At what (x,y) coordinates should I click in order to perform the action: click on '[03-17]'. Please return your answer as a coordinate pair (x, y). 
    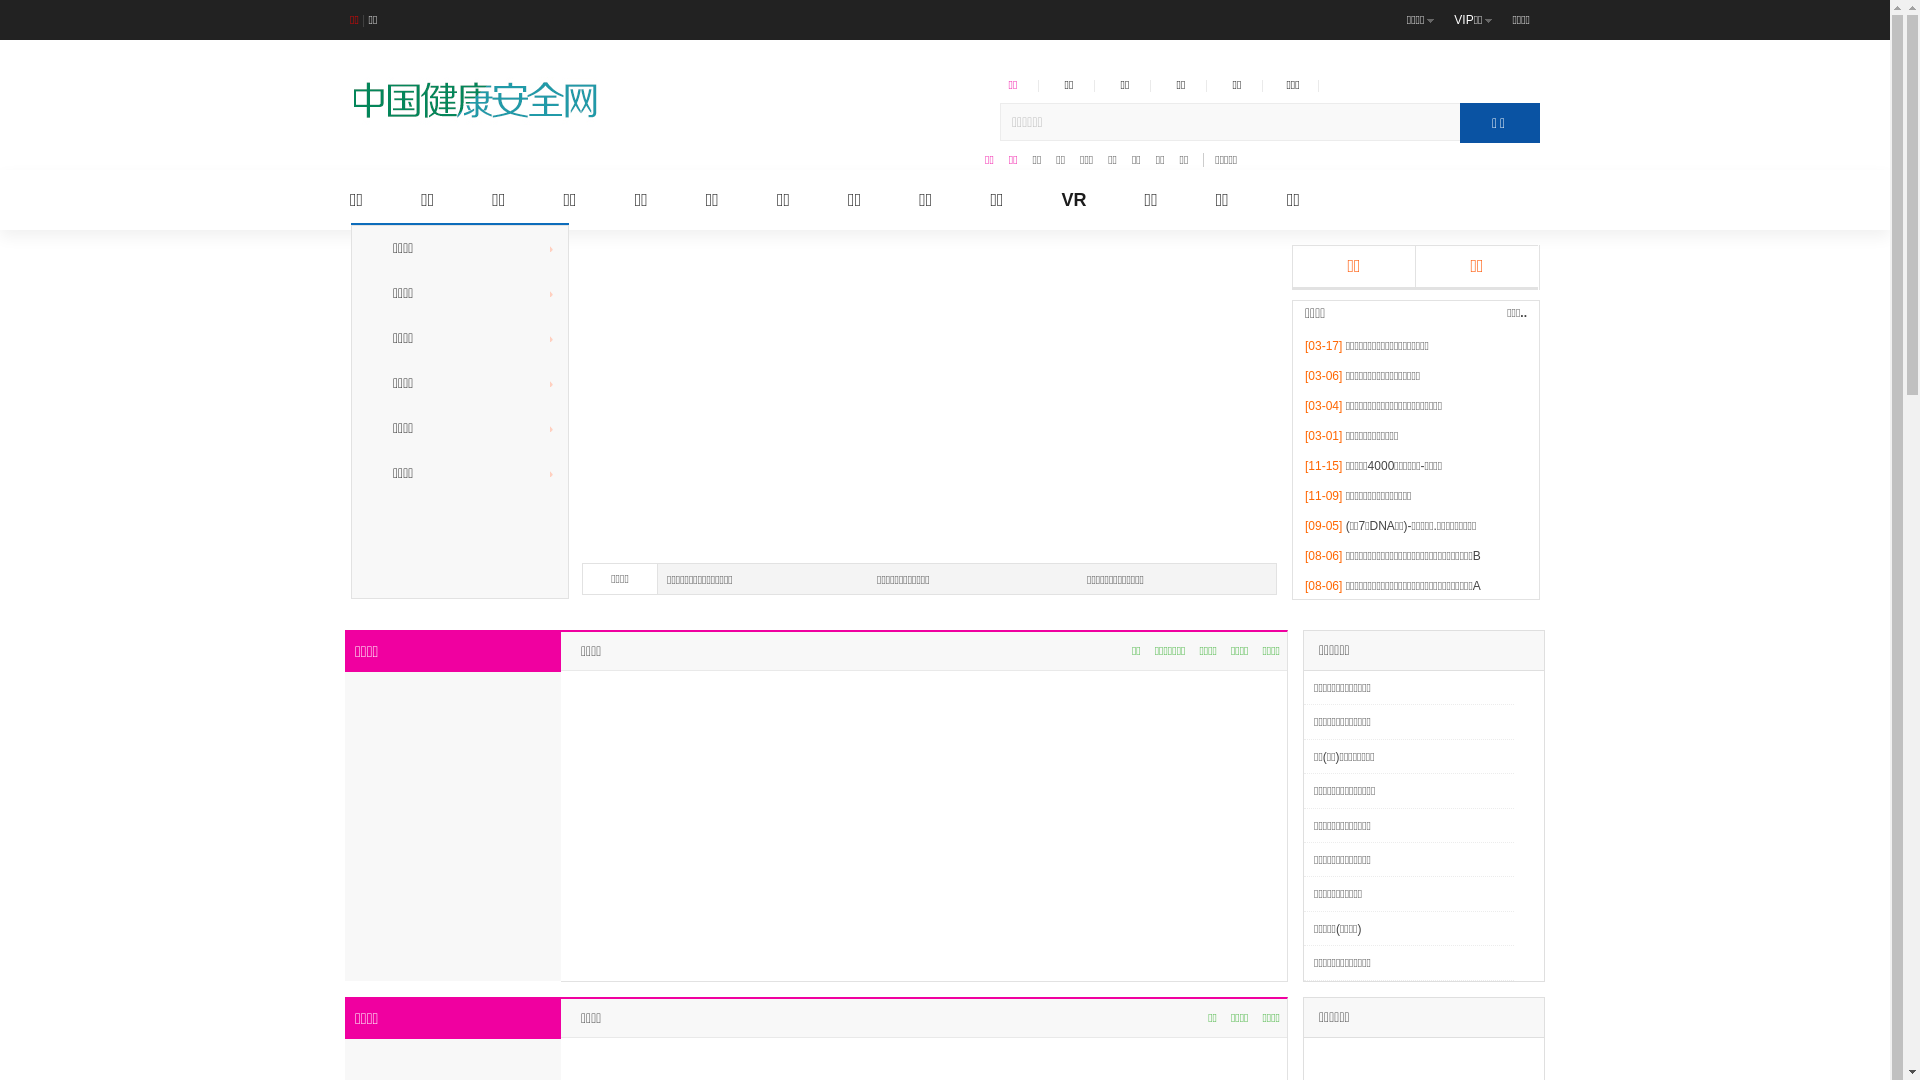
    Looking at the image, I should click on (1323, 345).